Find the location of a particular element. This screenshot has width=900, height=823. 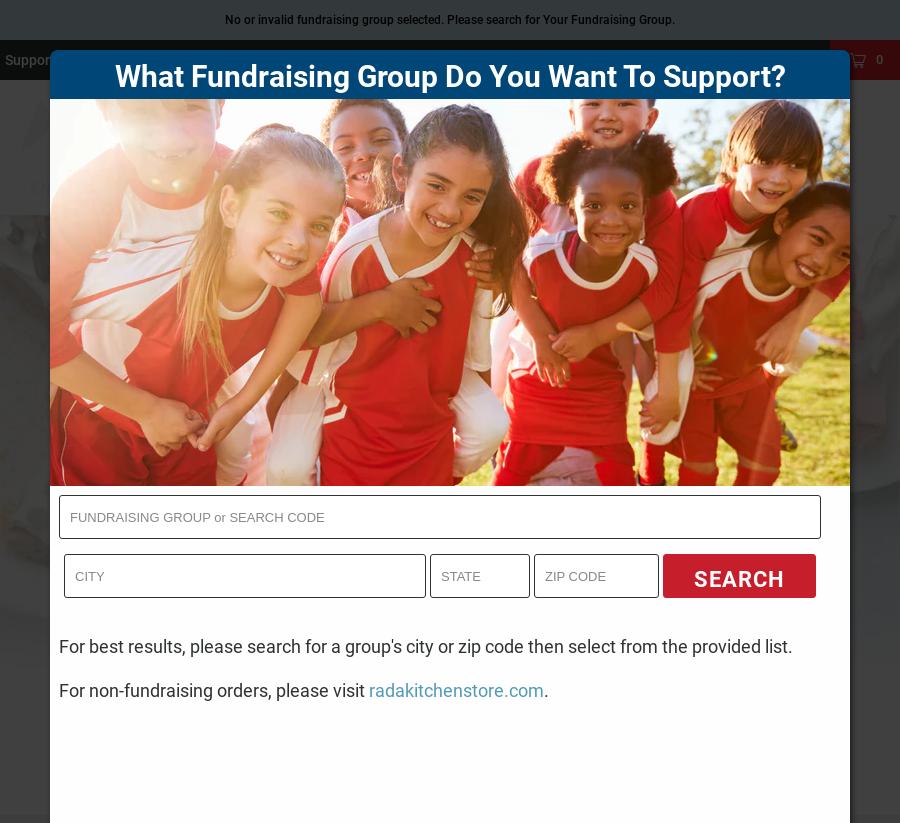

'USD' is located at coordinates (683, 59).